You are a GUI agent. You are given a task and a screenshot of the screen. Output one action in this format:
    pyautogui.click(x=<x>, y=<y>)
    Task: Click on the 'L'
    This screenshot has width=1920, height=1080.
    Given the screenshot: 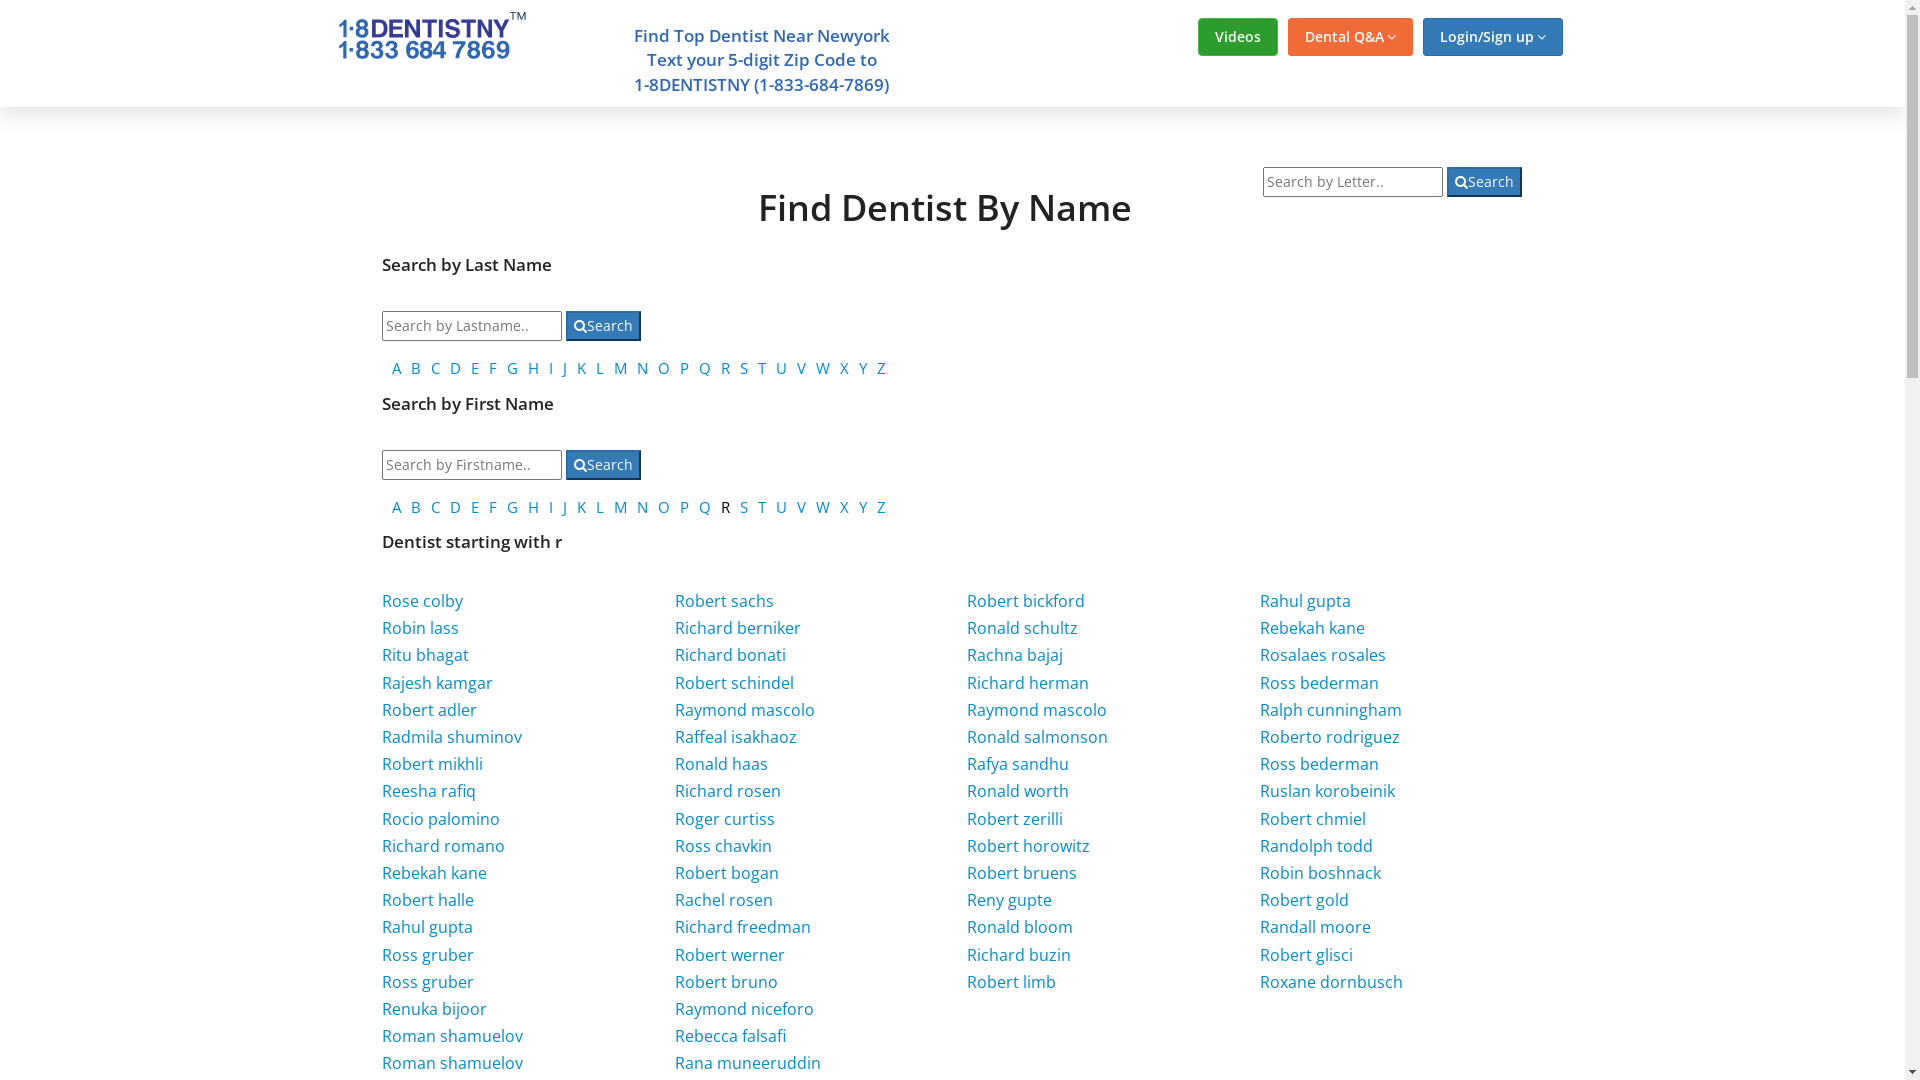 What is the action you would take?
    pyautogui.click(x=594, y=367)
    